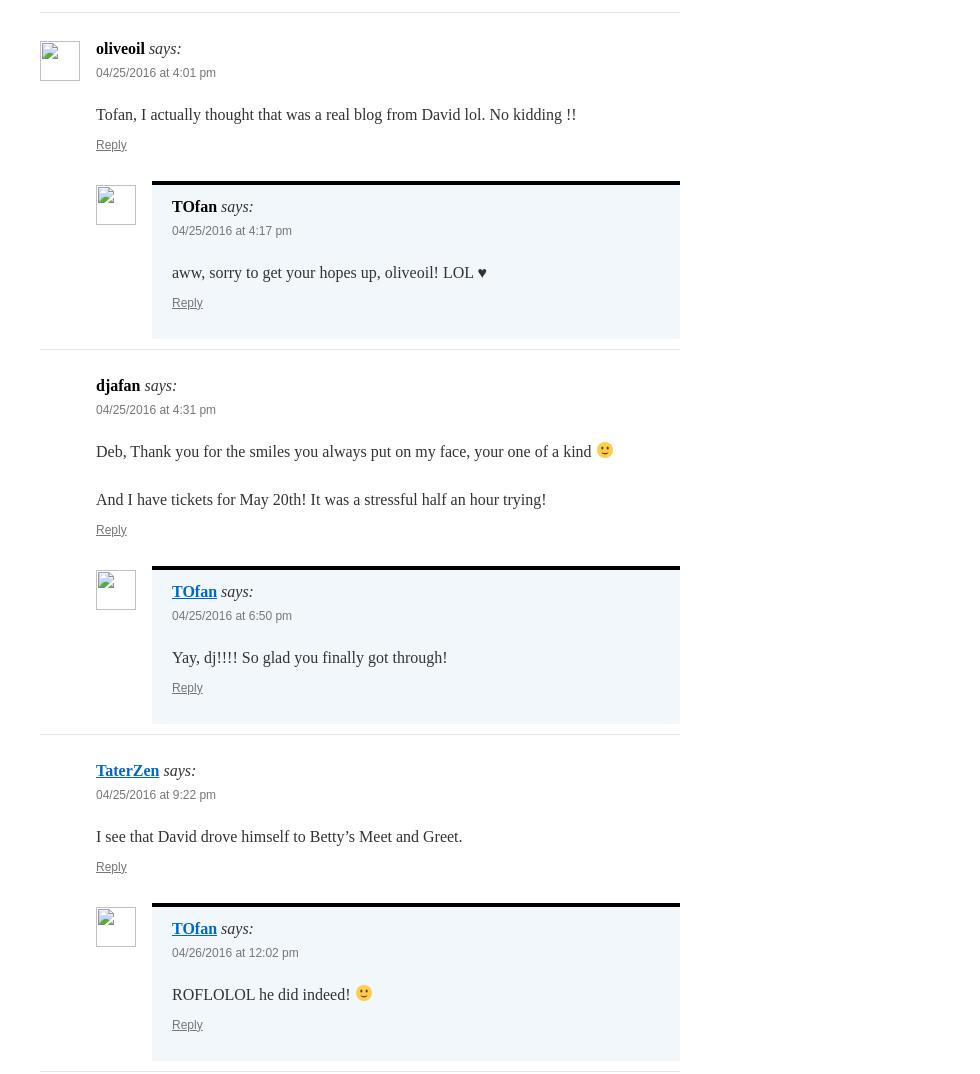 The width and height of the screenshot is (980, 1074). I want to click on 'oliveoil', so click(119, 46).